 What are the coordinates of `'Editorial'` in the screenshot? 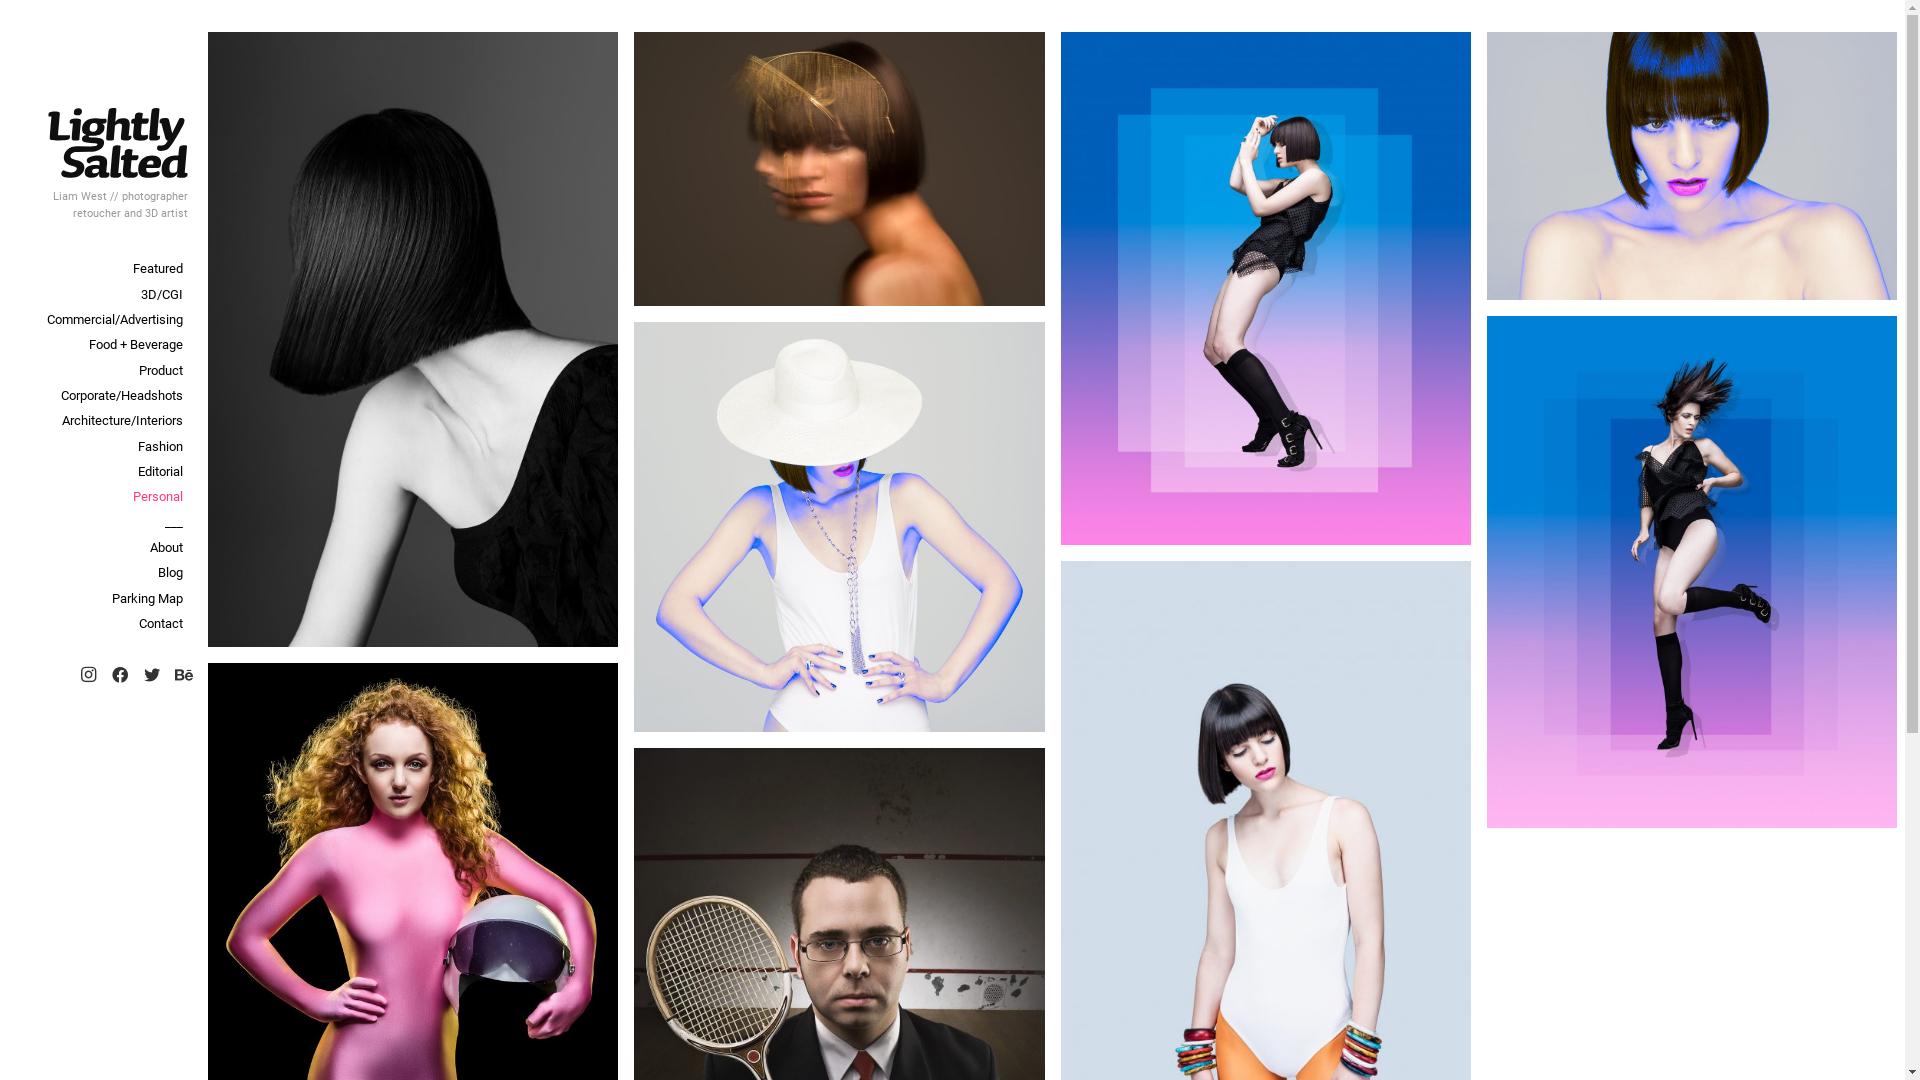 It's located at (99, 471).